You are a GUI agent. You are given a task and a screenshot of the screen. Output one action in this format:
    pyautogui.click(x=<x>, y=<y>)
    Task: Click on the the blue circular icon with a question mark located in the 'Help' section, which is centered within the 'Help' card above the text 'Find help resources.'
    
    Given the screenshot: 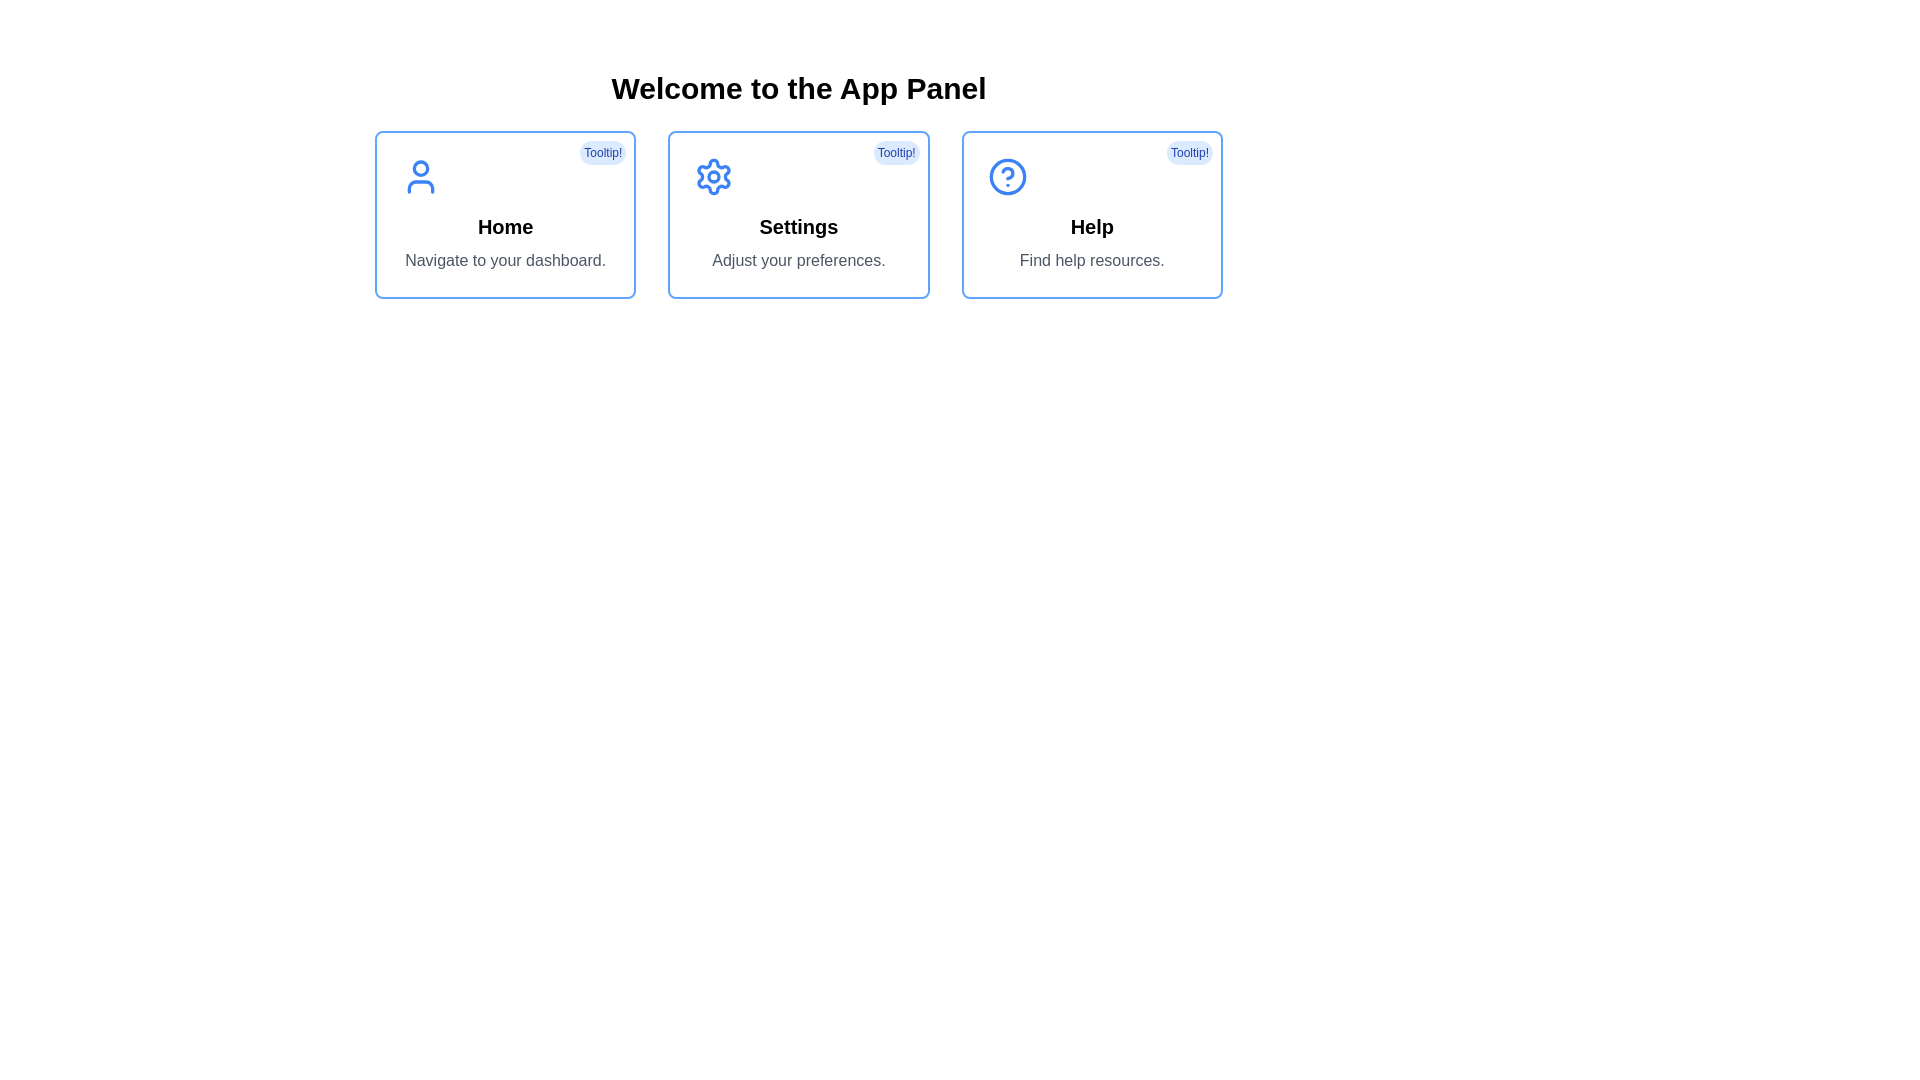 What is the action you would take?
    pyautogui.click(x=1007, y=176)
    